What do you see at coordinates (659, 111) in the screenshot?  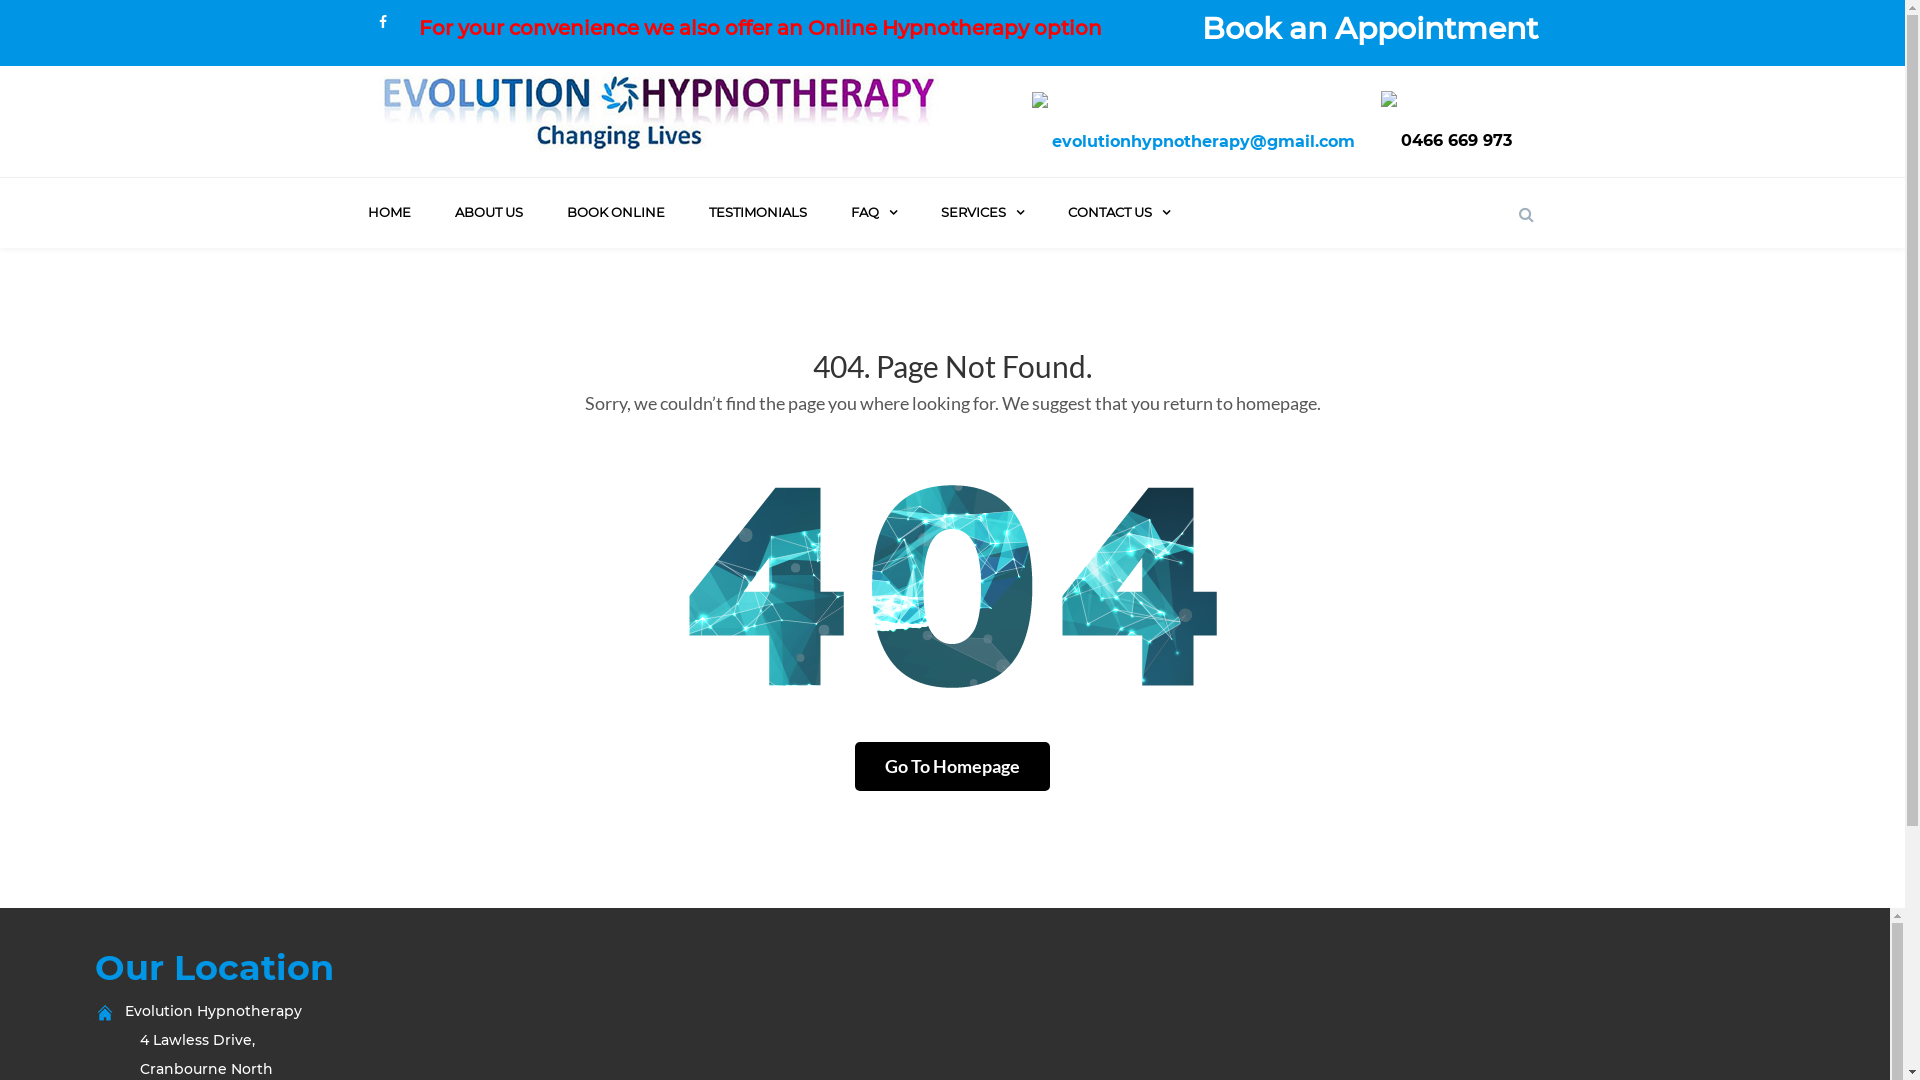 I see `'Hypnotherapy Berwick'` at bounding box center [659, 111].